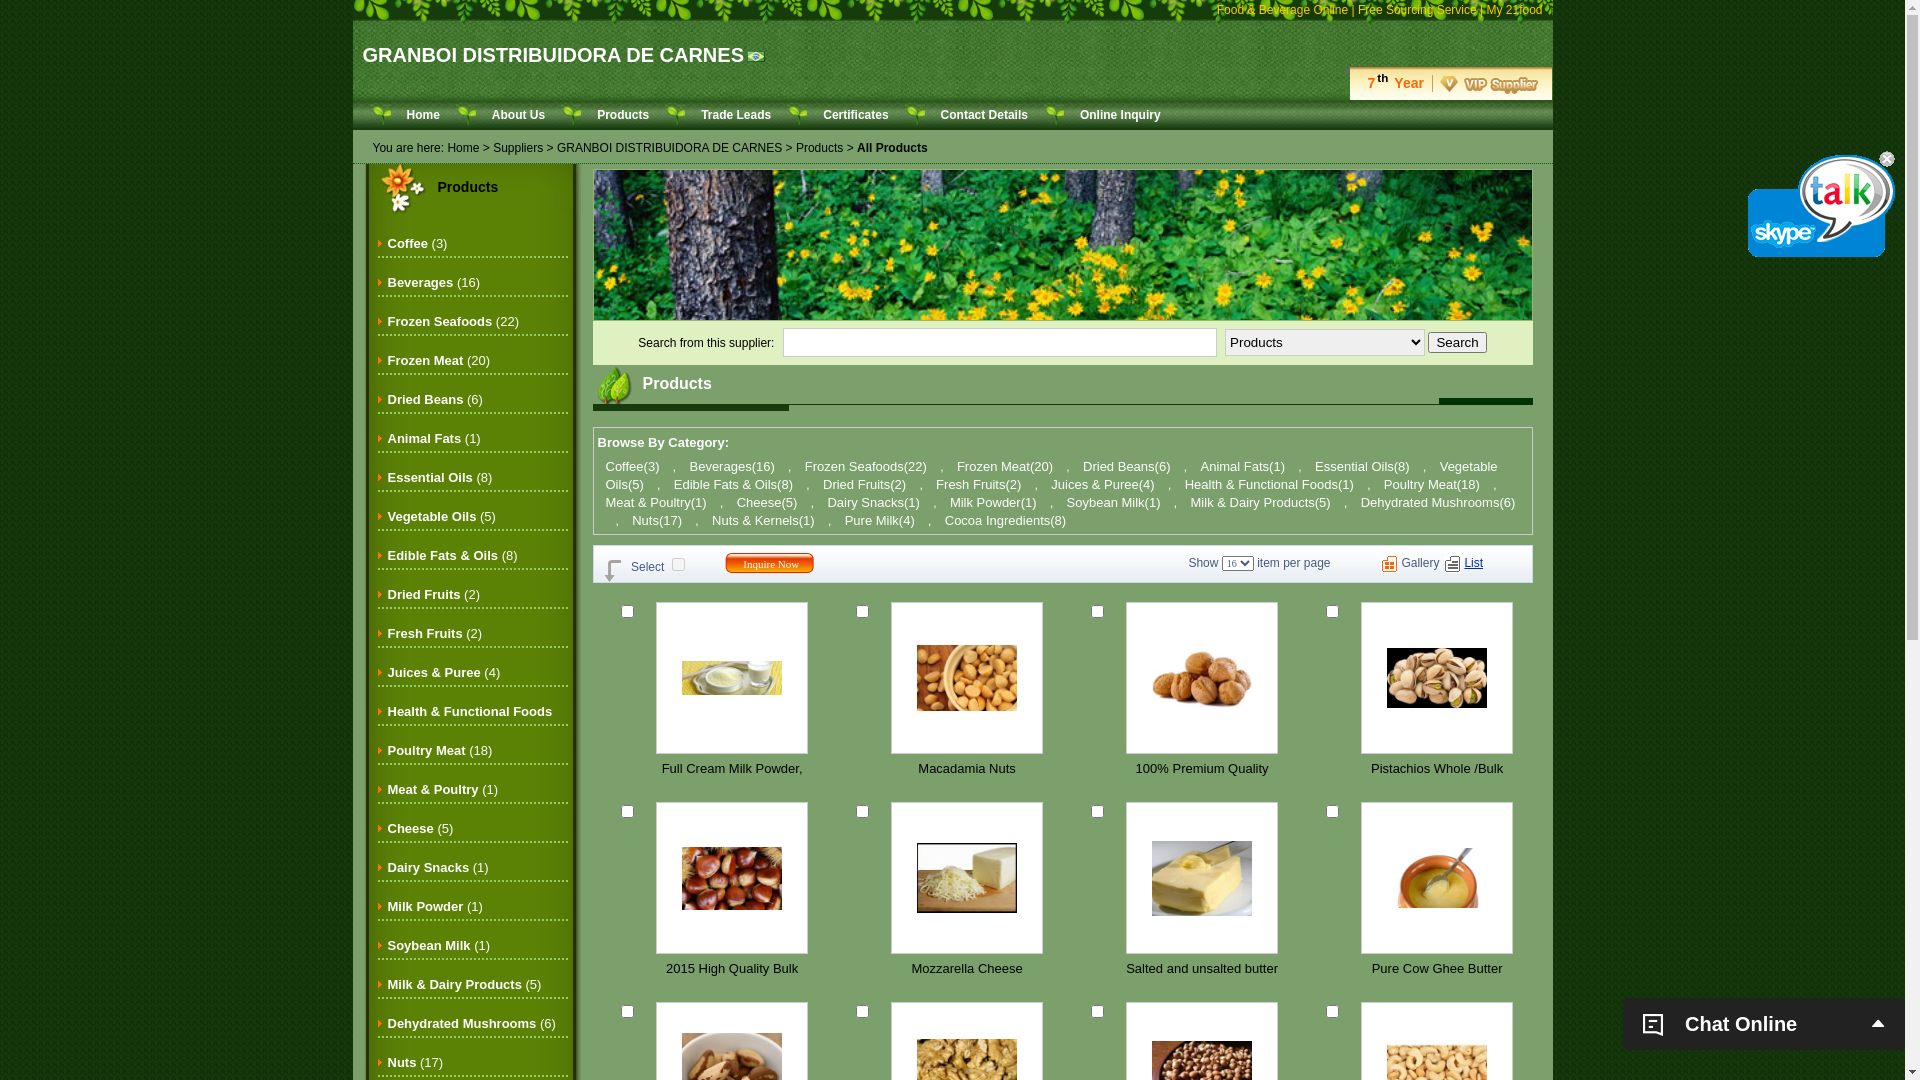  What do you see at coordinates (734, 115) in the screenshot?
I see `'Trade Leads'` at bounding box center [734, 115].